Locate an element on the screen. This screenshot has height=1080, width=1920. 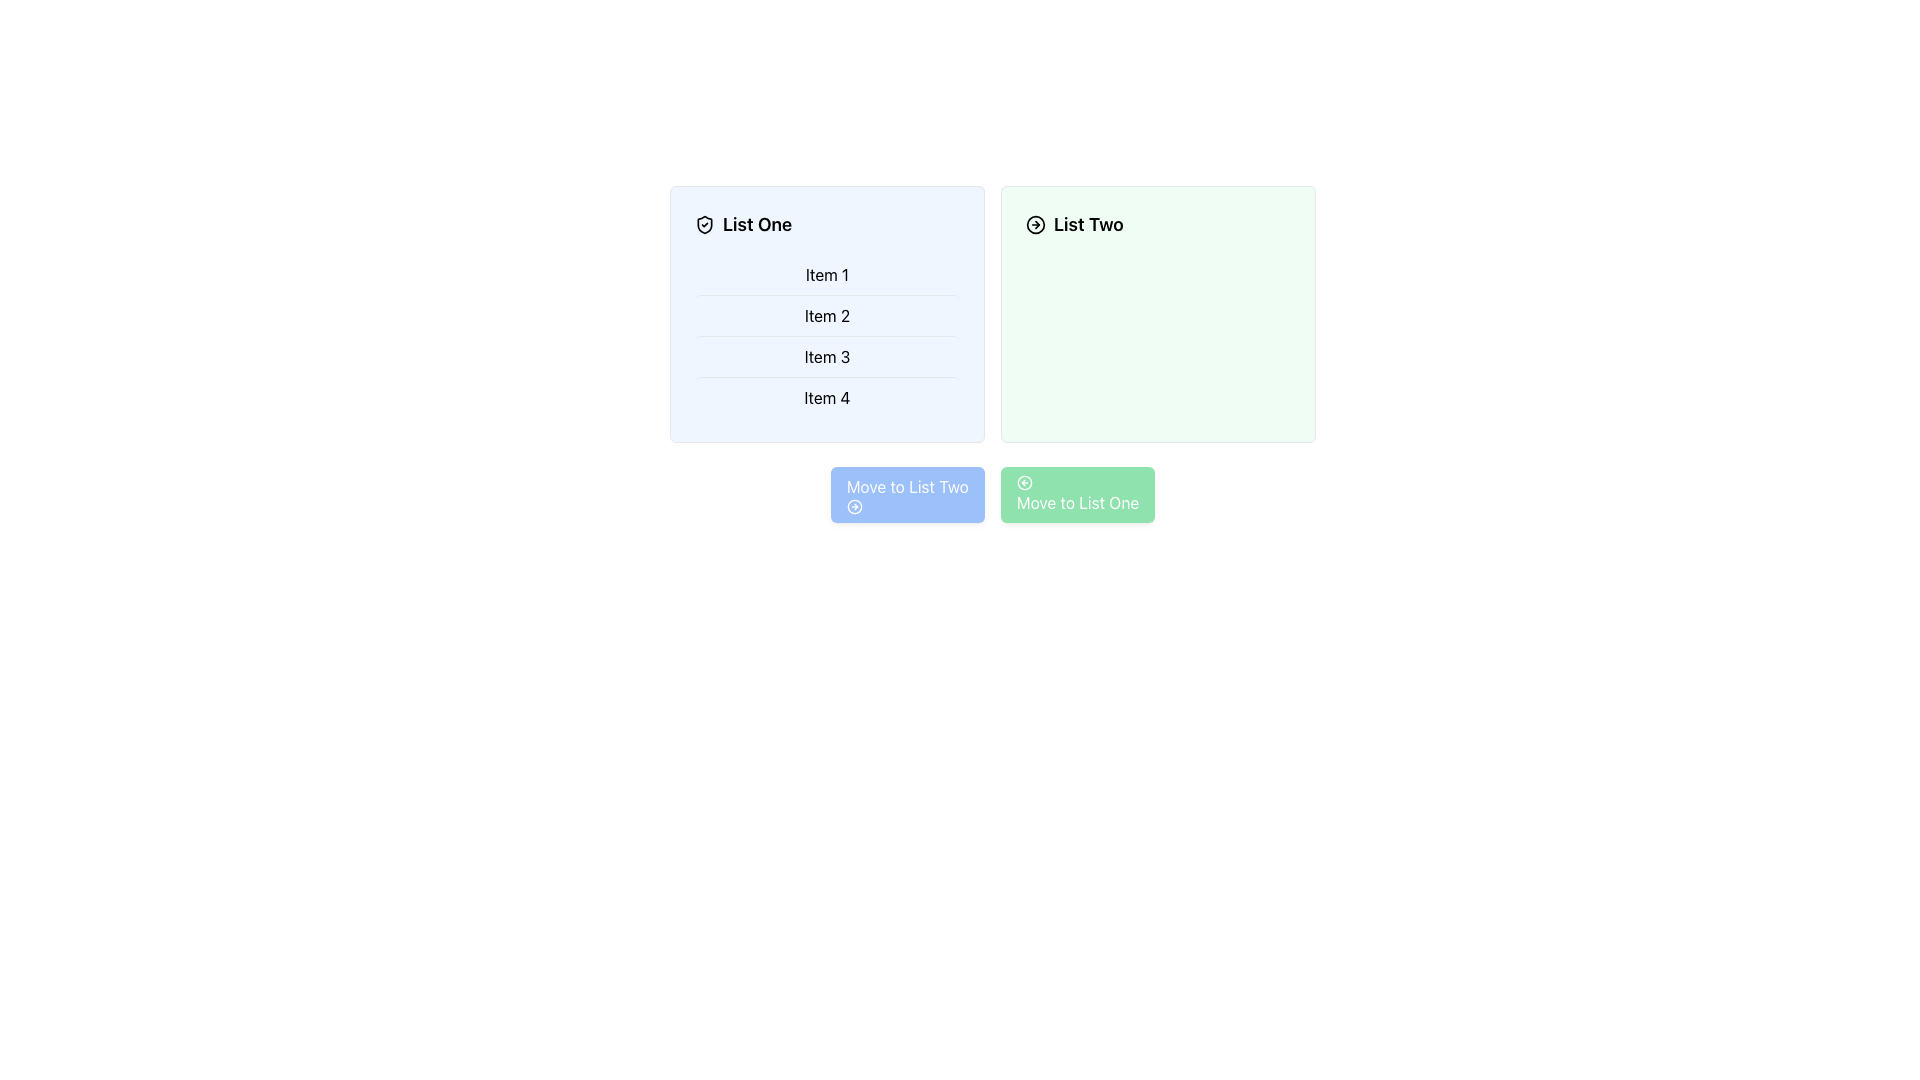
the rectangular blue button with white text 'Move to List Two' is located at coordinates (906, 494).